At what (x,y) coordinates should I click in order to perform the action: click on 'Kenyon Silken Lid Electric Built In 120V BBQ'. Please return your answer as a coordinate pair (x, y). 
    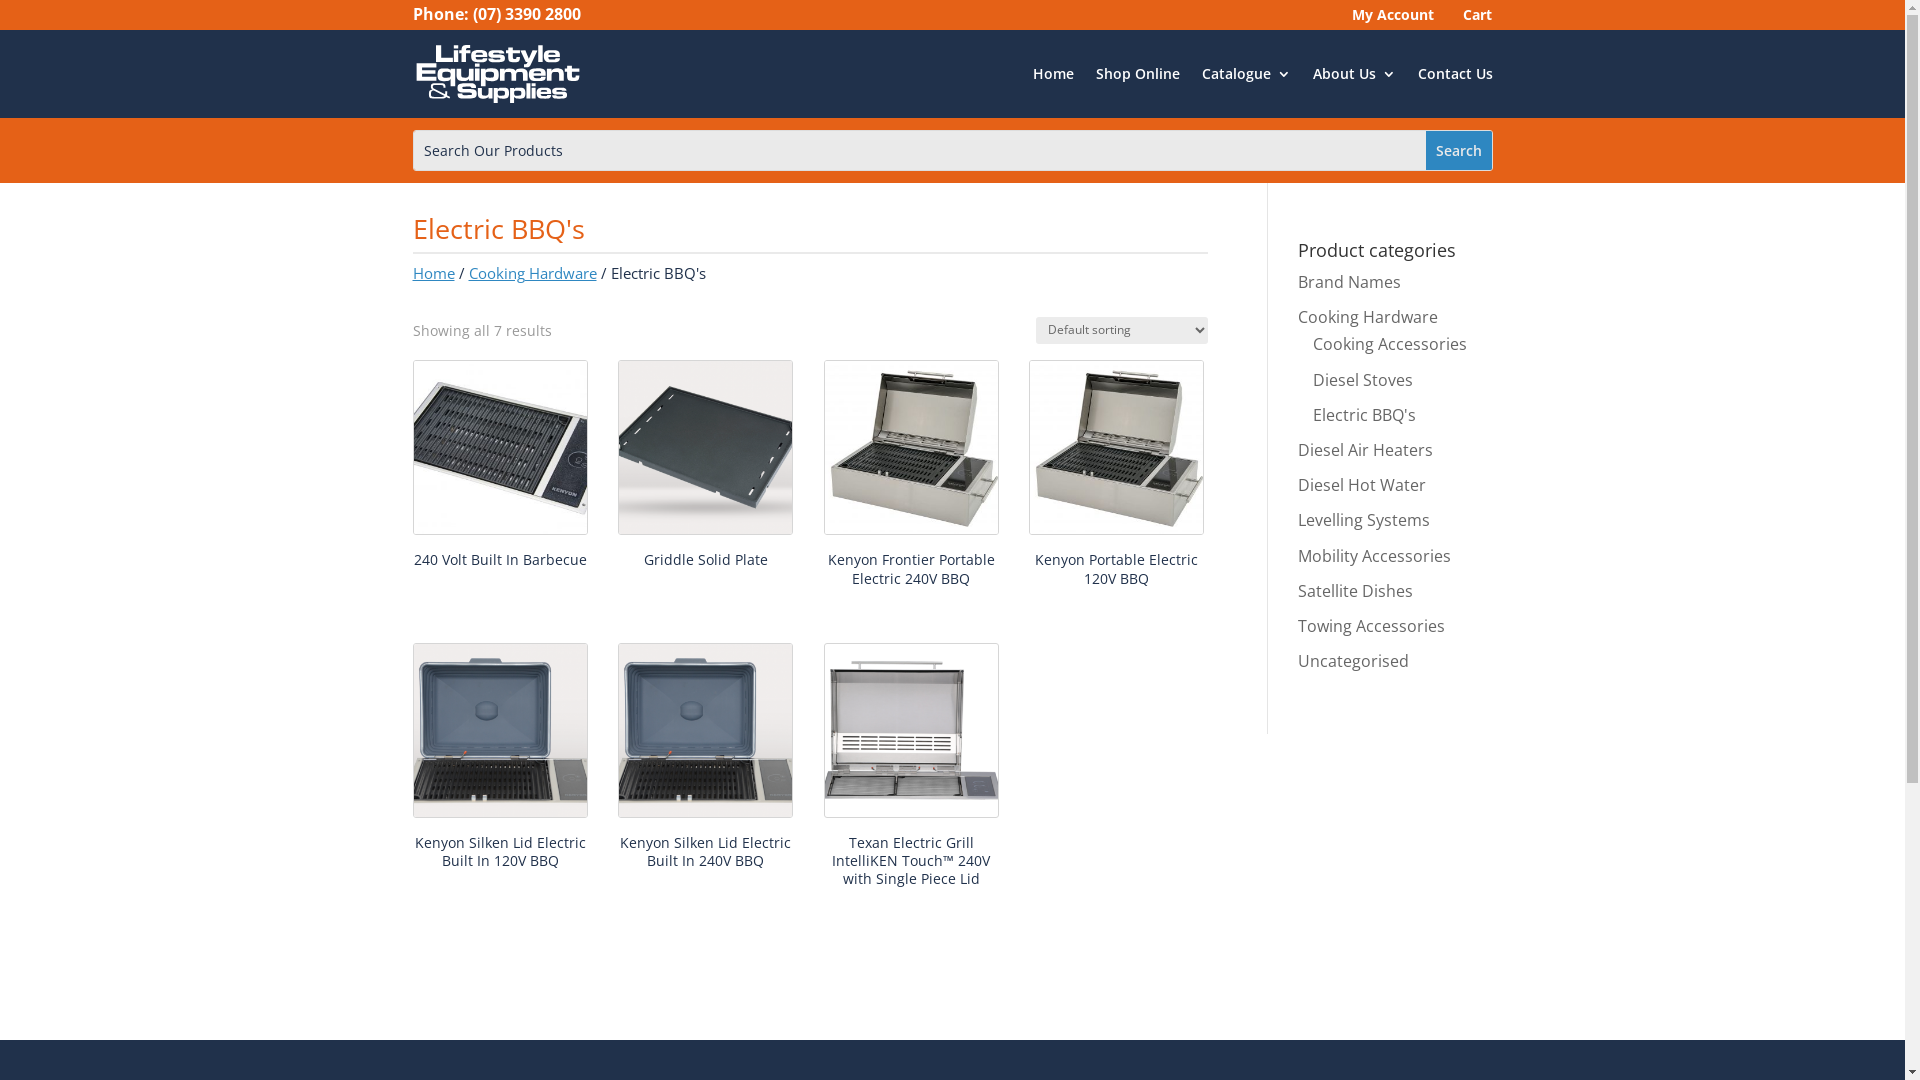
    Looking at the image, I should click on (499, 760).